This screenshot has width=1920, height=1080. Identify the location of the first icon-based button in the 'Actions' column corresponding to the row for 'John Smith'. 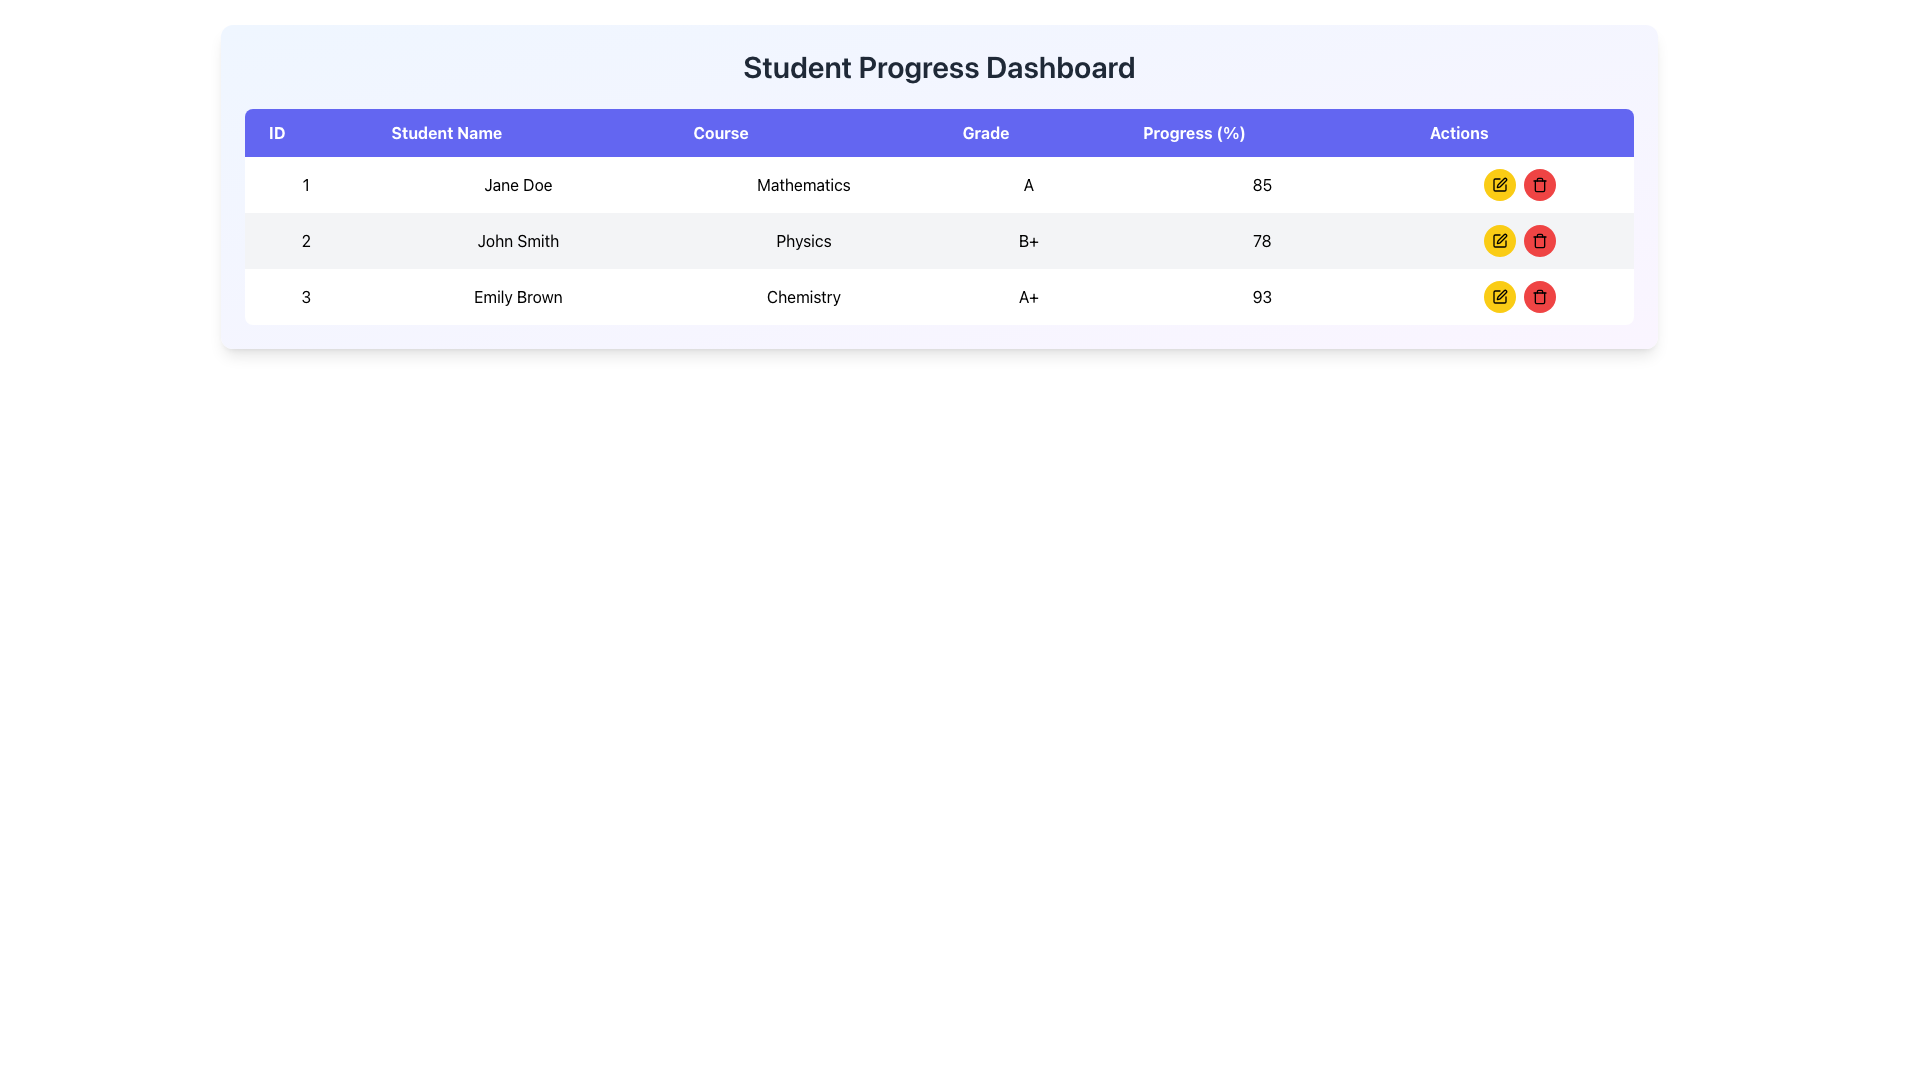
(1499, 185).